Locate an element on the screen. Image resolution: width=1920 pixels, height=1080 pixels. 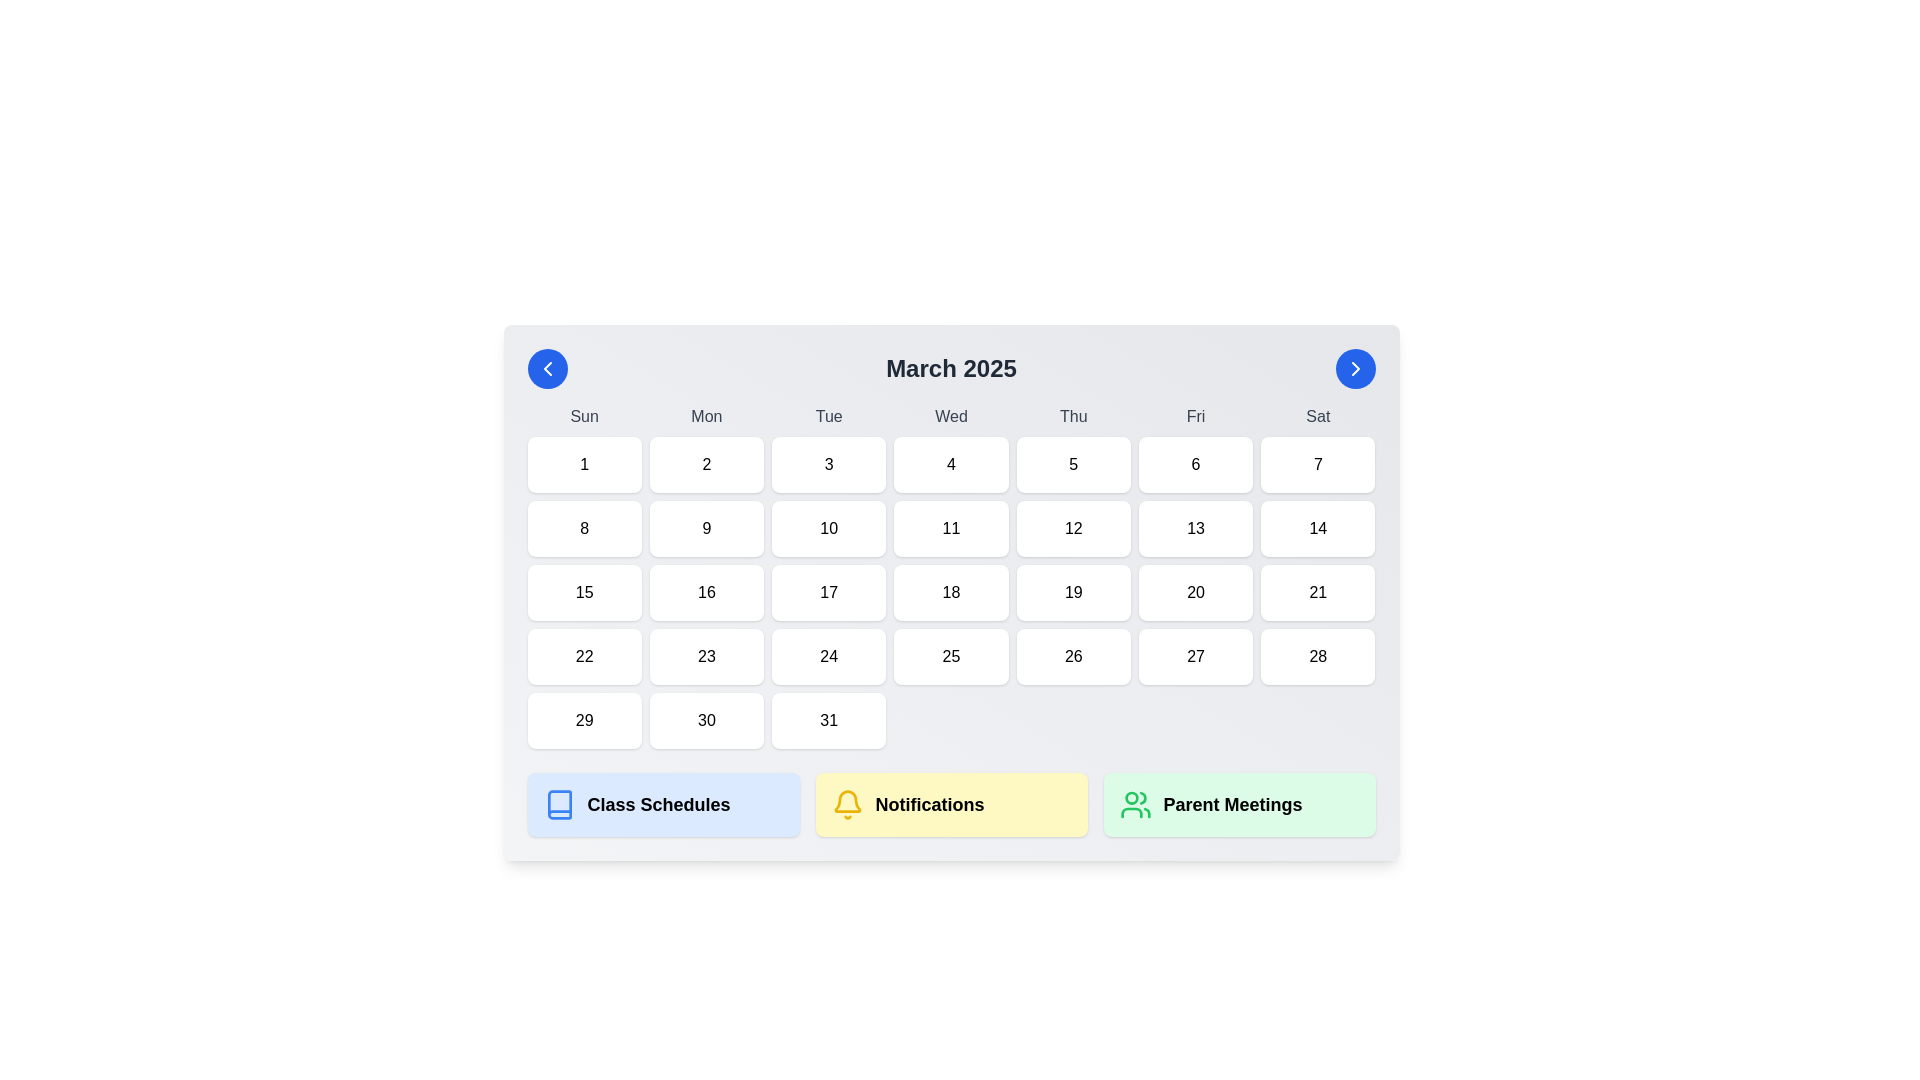
the Text label indicating 'Sat', which is the last item in the group of weekday labels at the top right of the calendar grid is located at coordinates (1318, 415).